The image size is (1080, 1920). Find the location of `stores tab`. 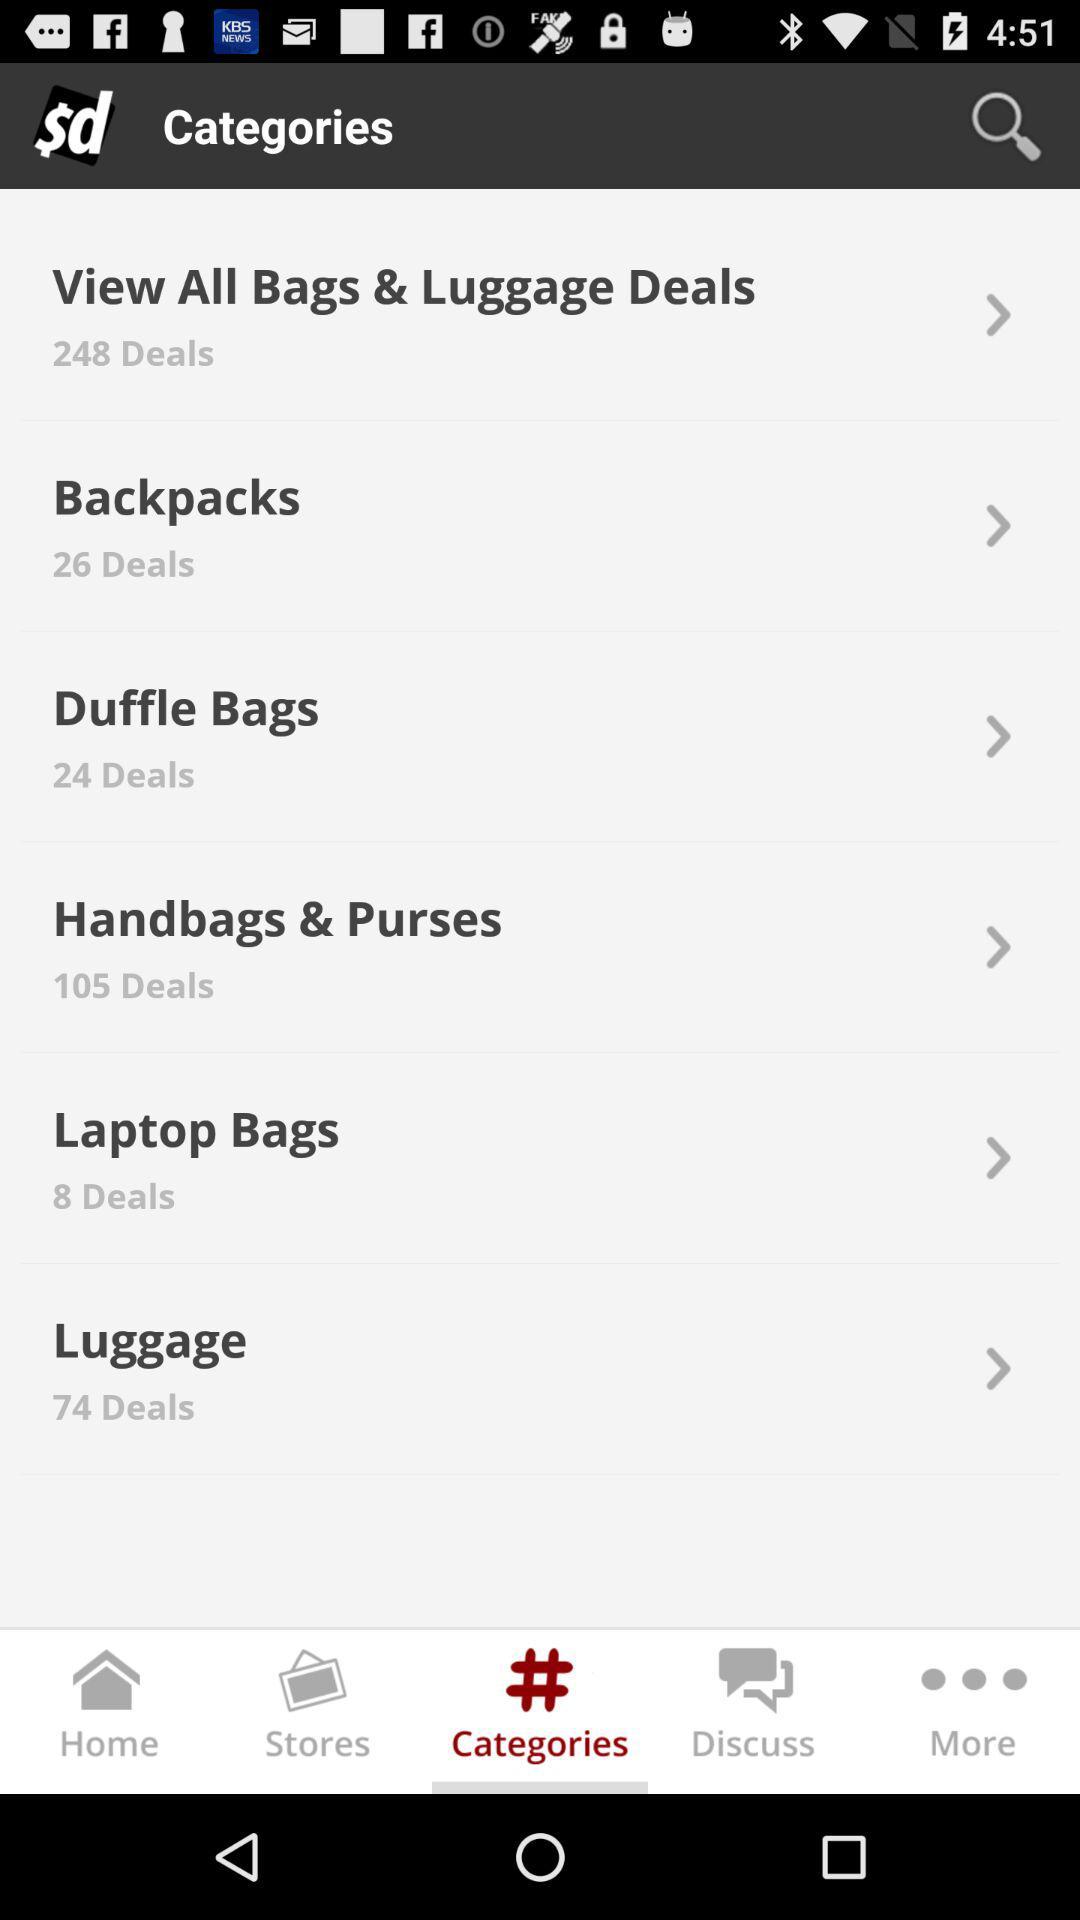

stores tab is located at coordinates (323, 1715).